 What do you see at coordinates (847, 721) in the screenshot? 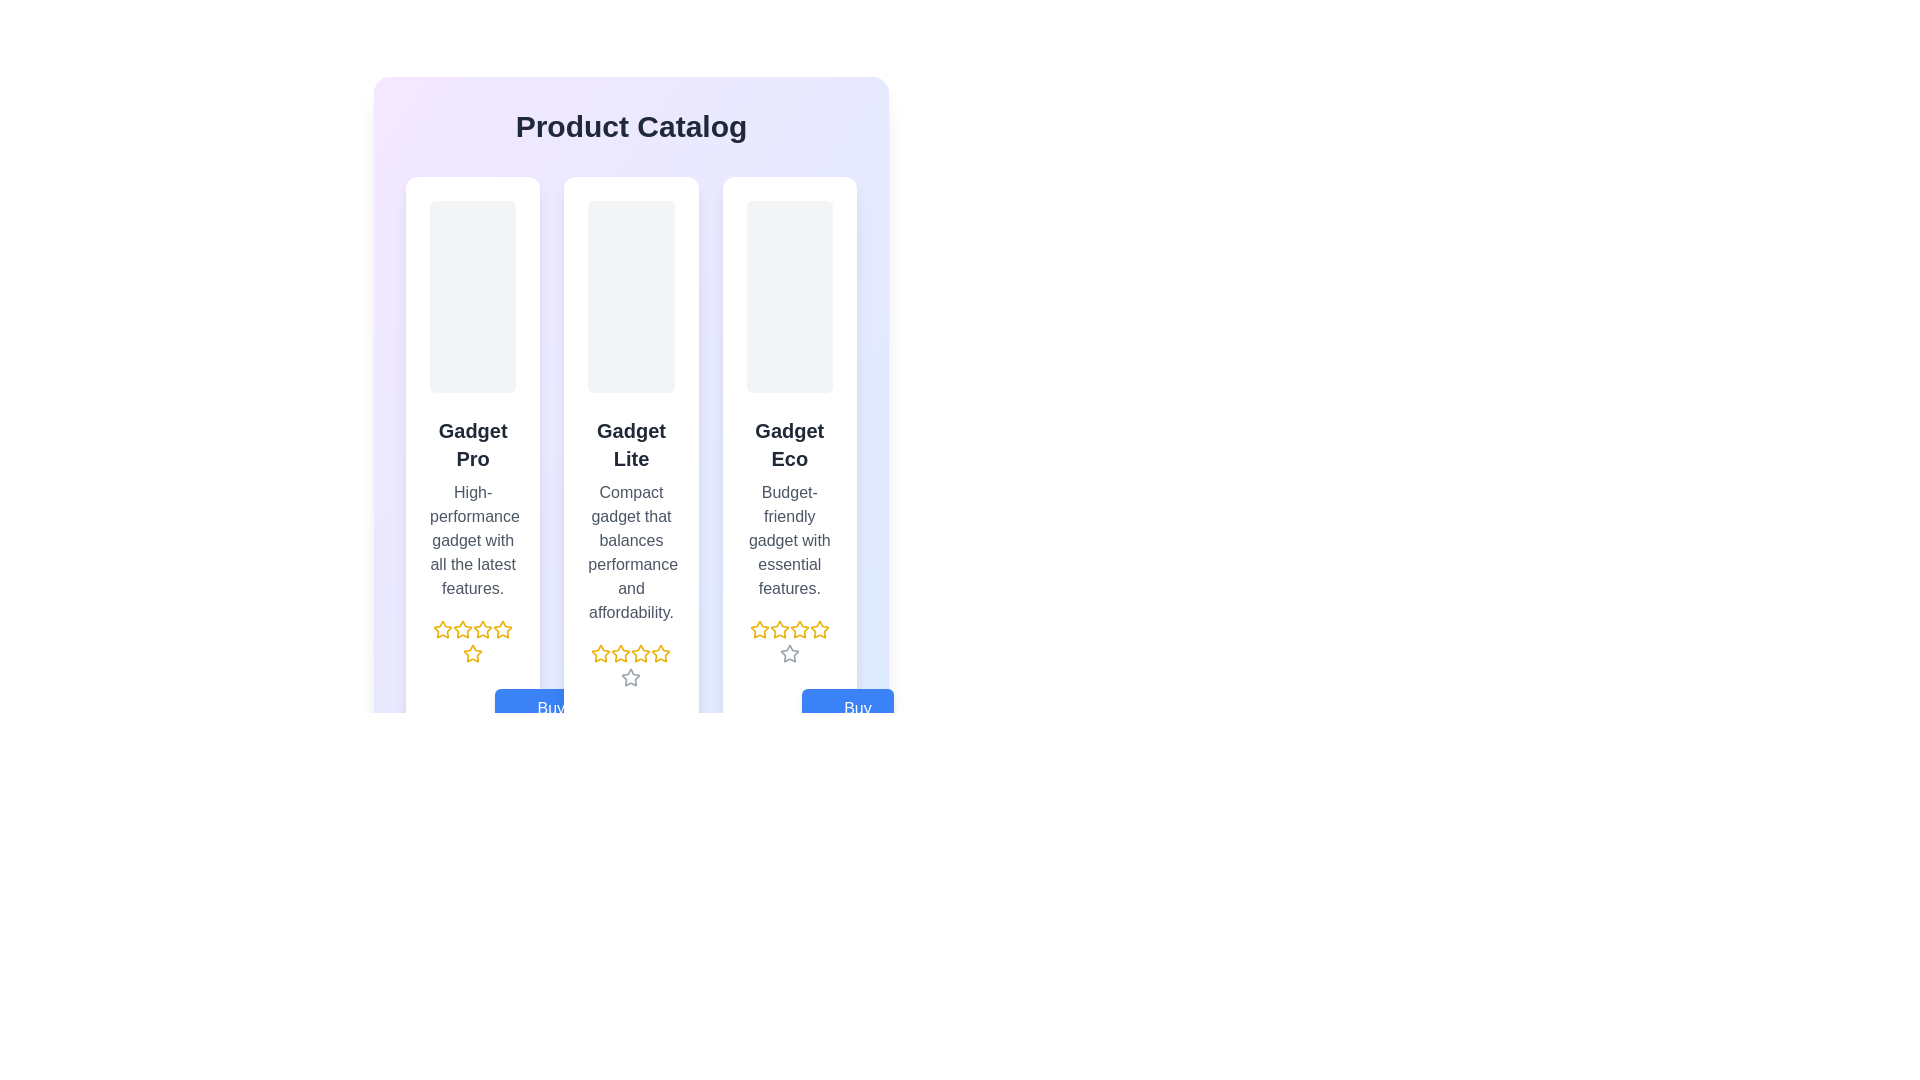
I see `the 'Buy Now' button with a blue background and a shopping cart icon, located in the lower section of the 'Gadget Eco' card` at bounding box center [847, 721].